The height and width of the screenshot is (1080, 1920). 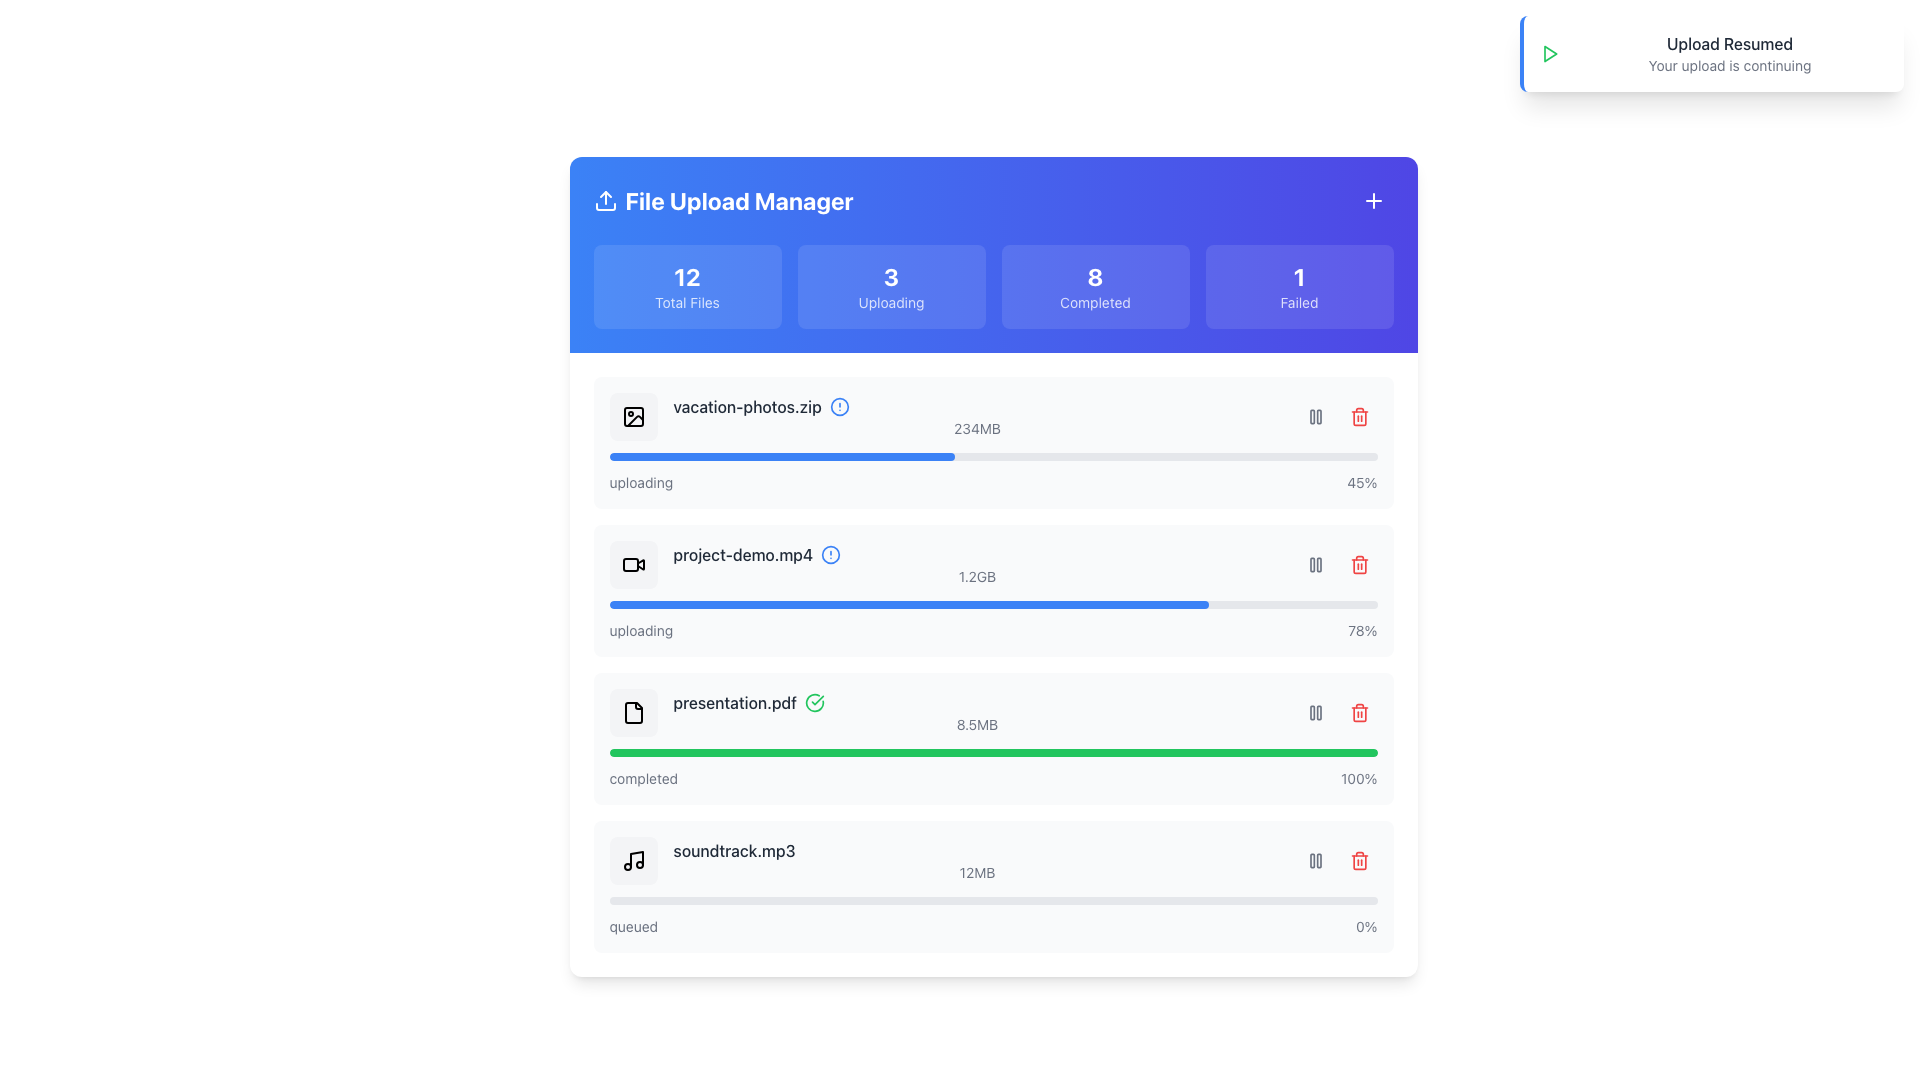 What do you see at coordinates (688, 456) in the screenshot?
I see `the progress bar` at bounding box center [688, 456].